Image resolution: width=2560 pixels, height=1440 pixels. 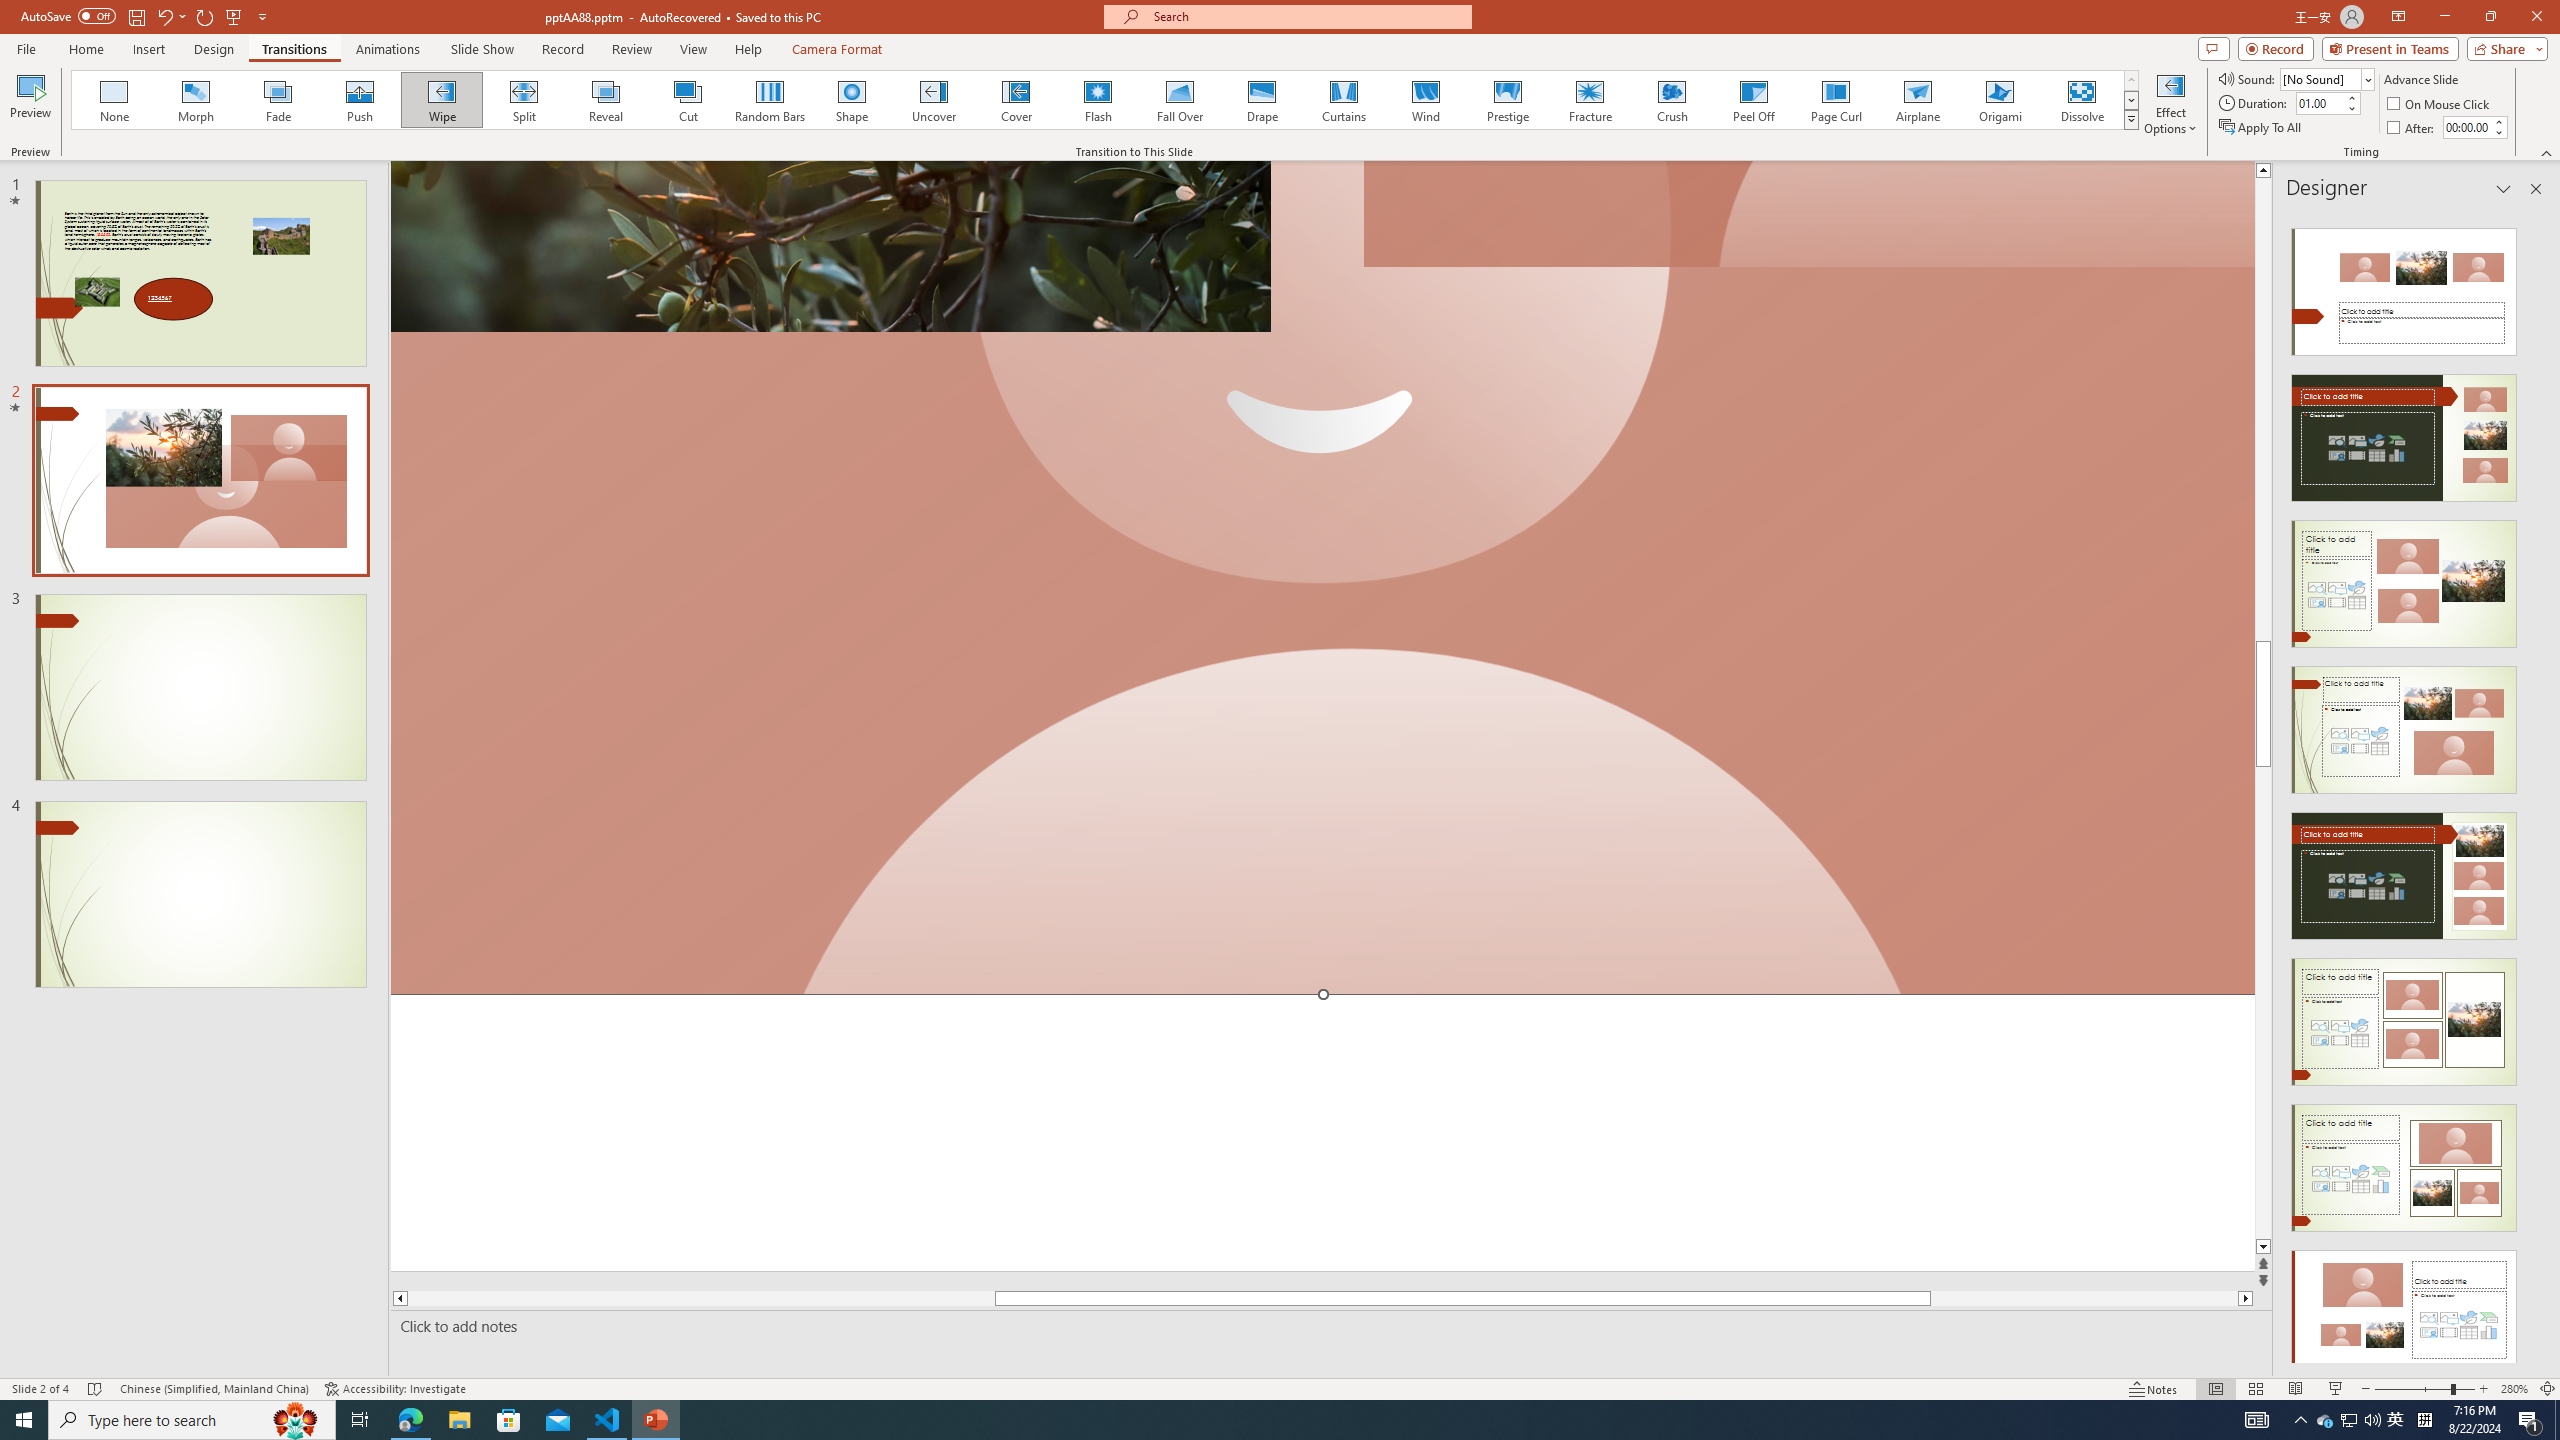 I want to click on 'Split', so click(x=523, y=99).